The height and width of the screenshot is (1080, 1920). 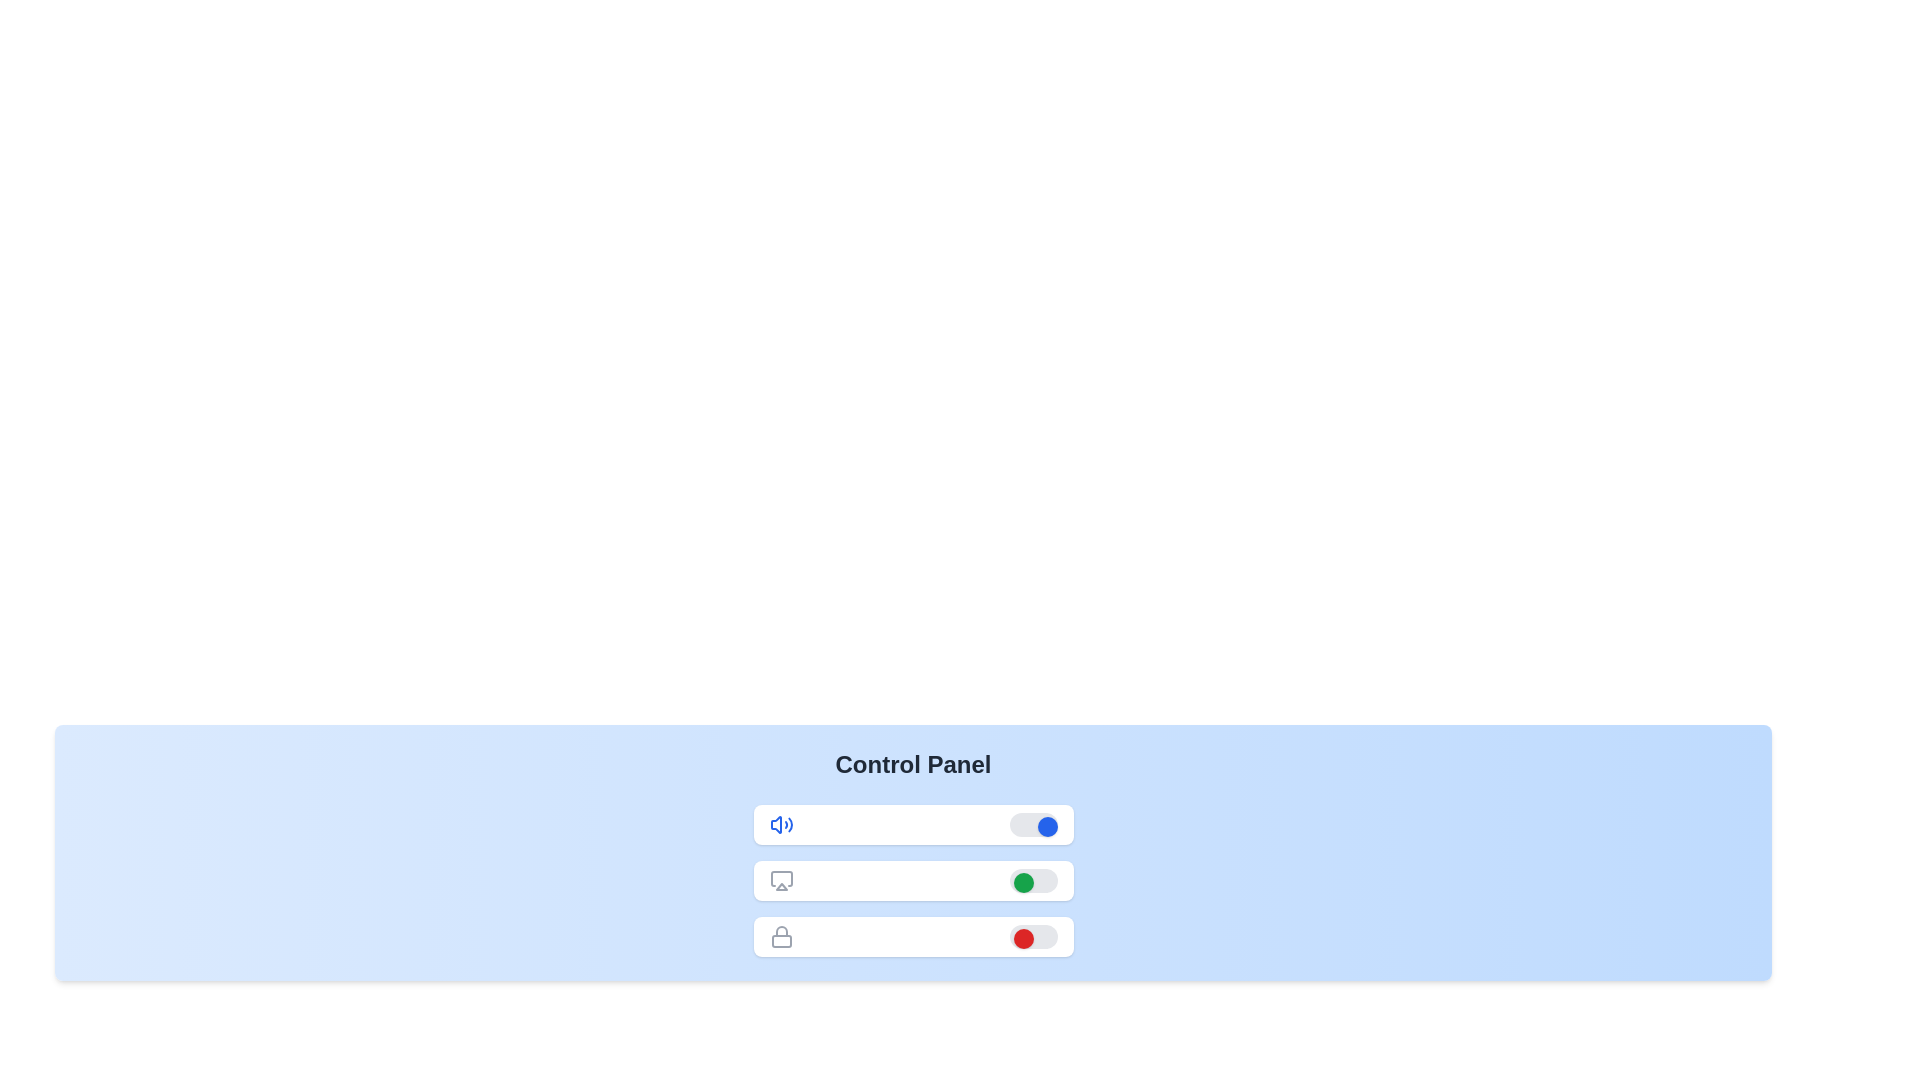 I want to click on the green circular handle of the toggle switch located on the right side of the second control row to switch its state from active to inactive, so click(x=1033, y=879).